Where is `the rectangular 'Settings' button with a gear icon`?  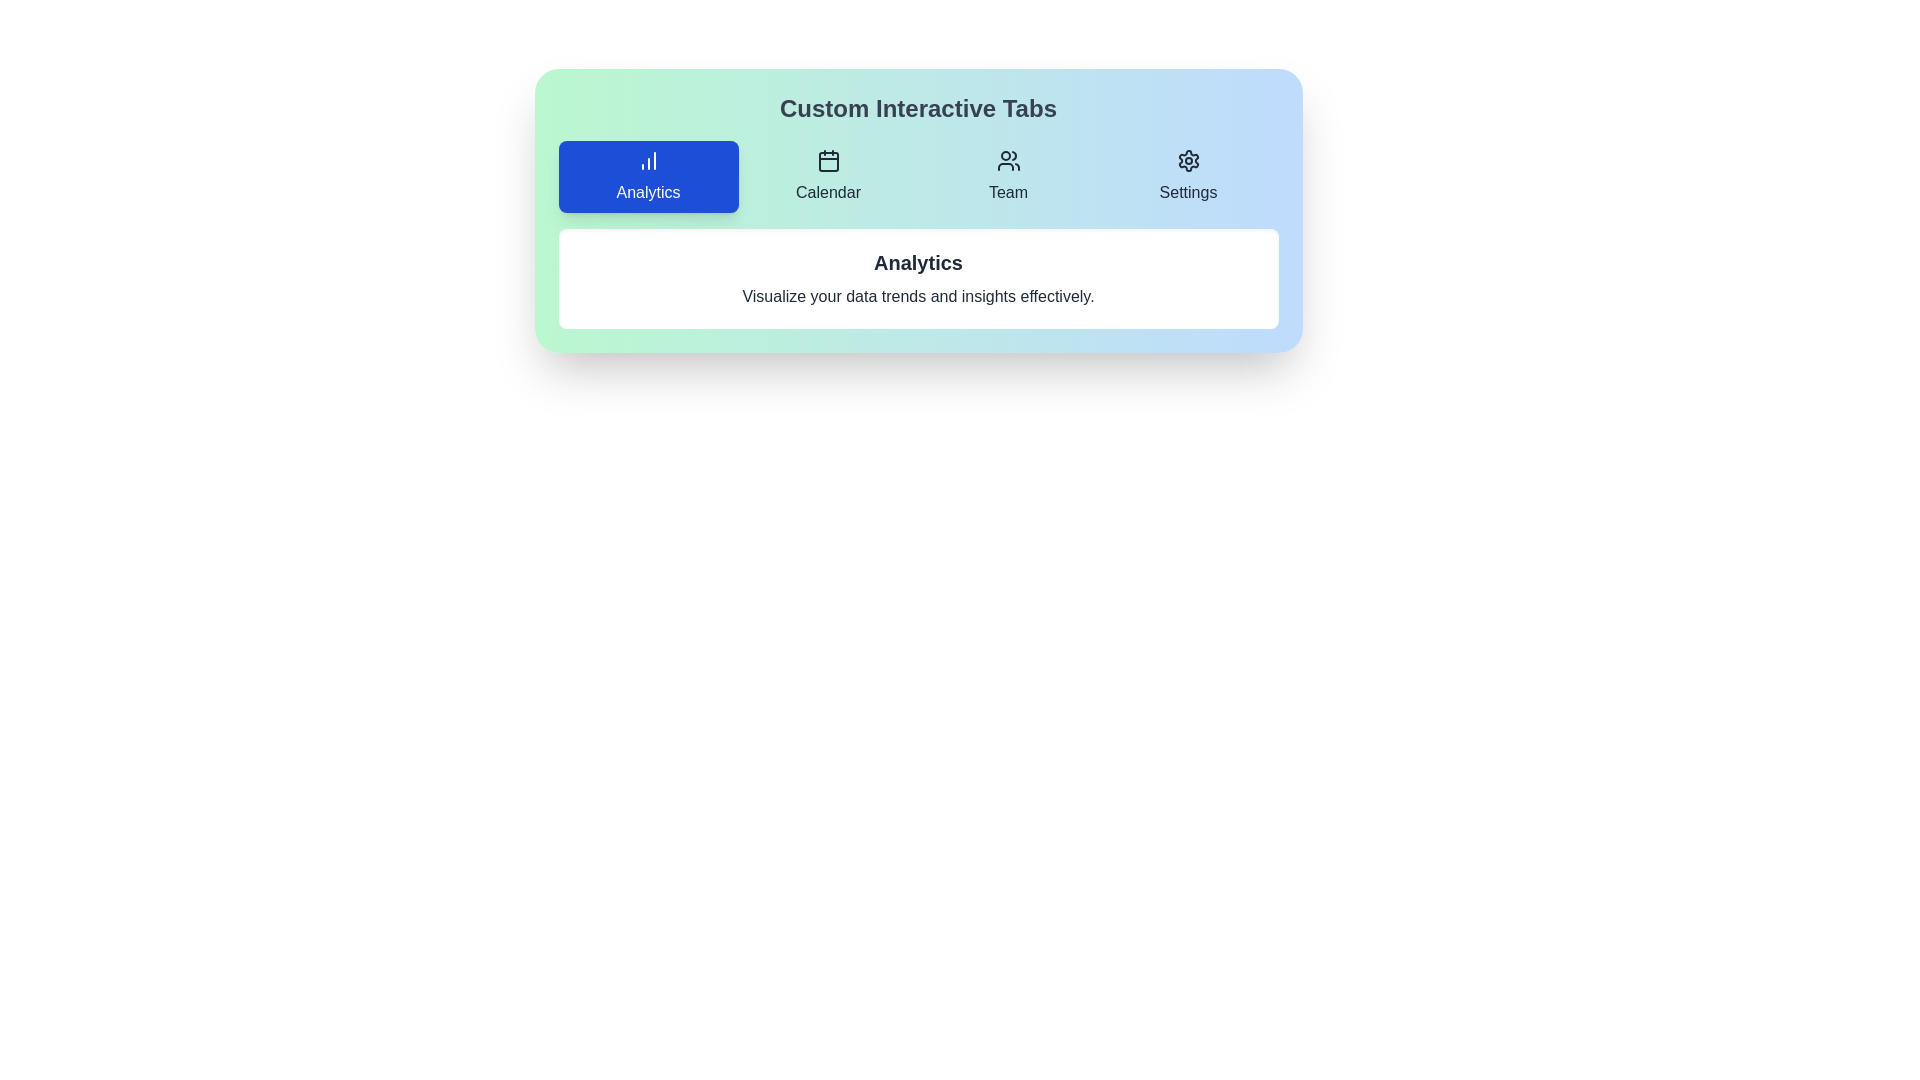
the rectangular 'Settings' button with a gear icon is located at coordinates (1188, 176).